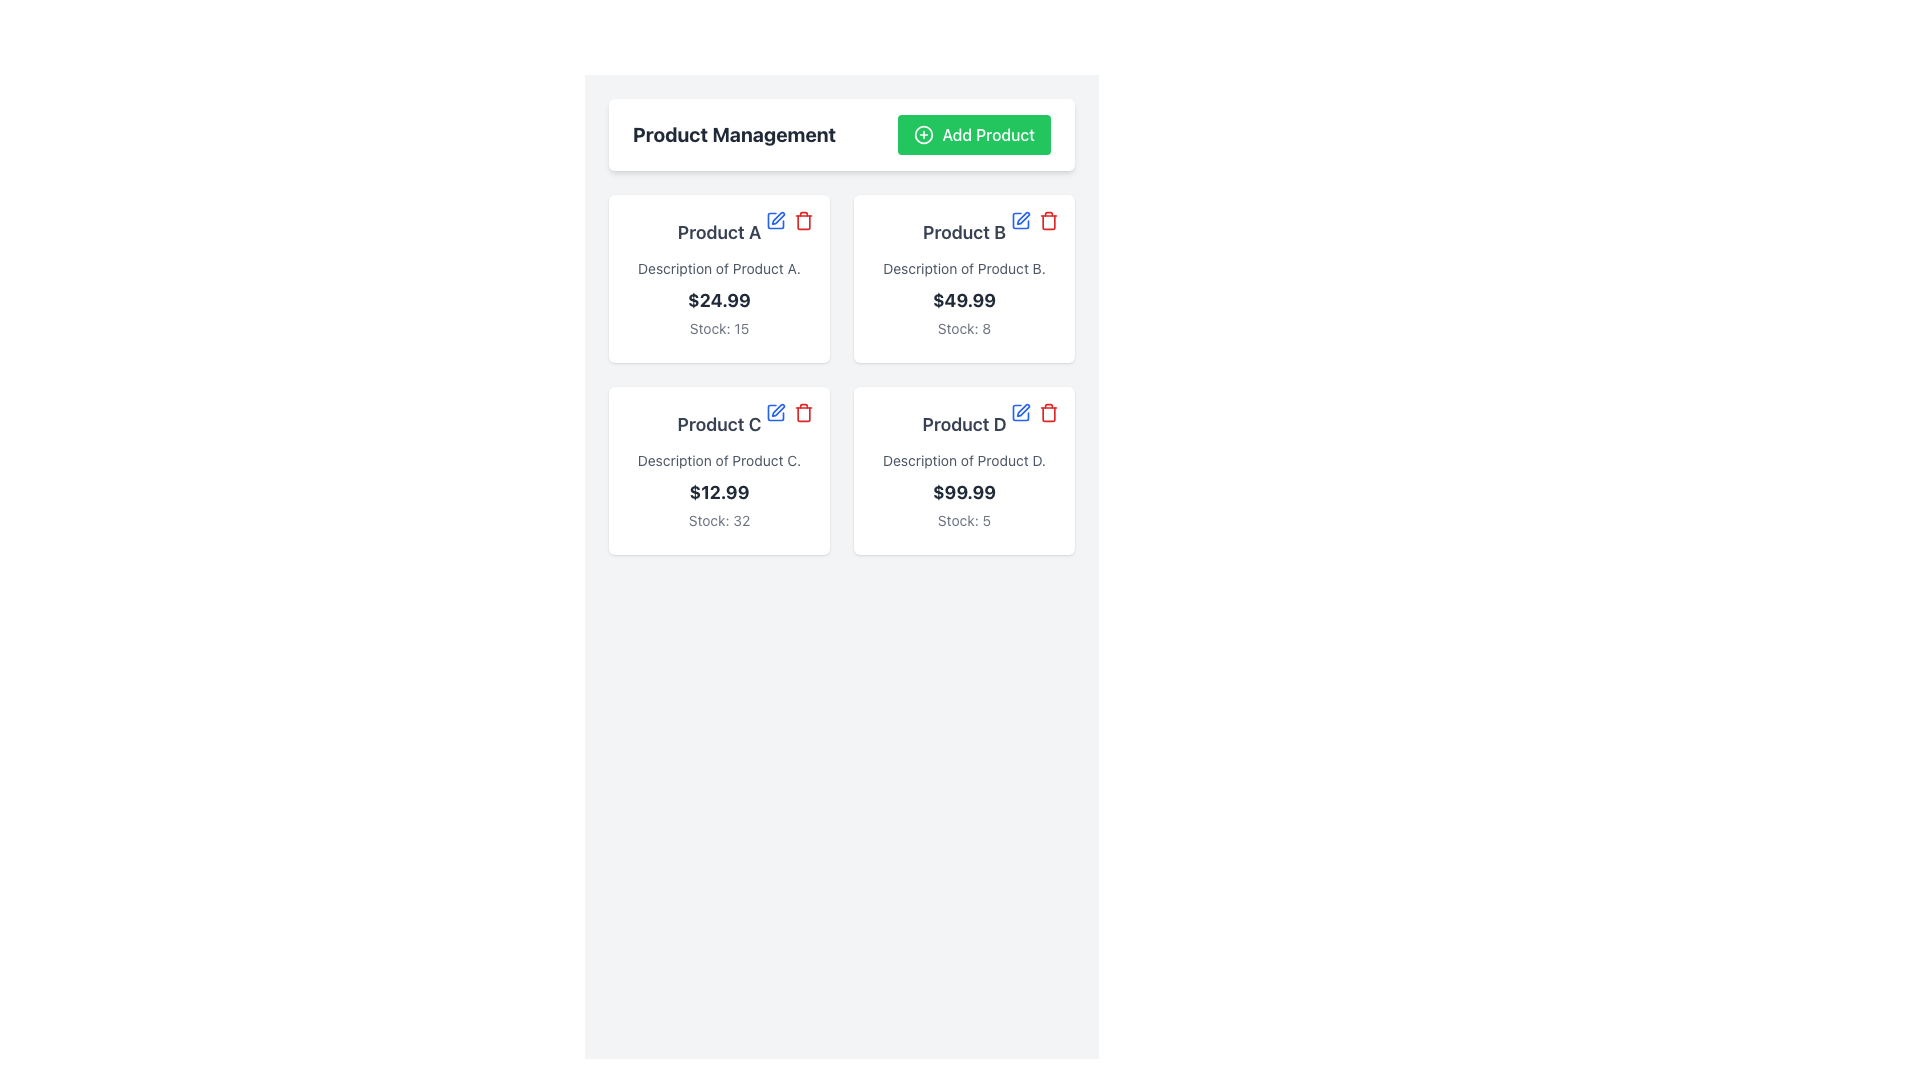 The image size is (1920, 1080). Describe the element at coordinates (1035, 220) in the screenshot. I see `the red trash bin icon located at the upper-right corner of the 'Product B' card` at that location.